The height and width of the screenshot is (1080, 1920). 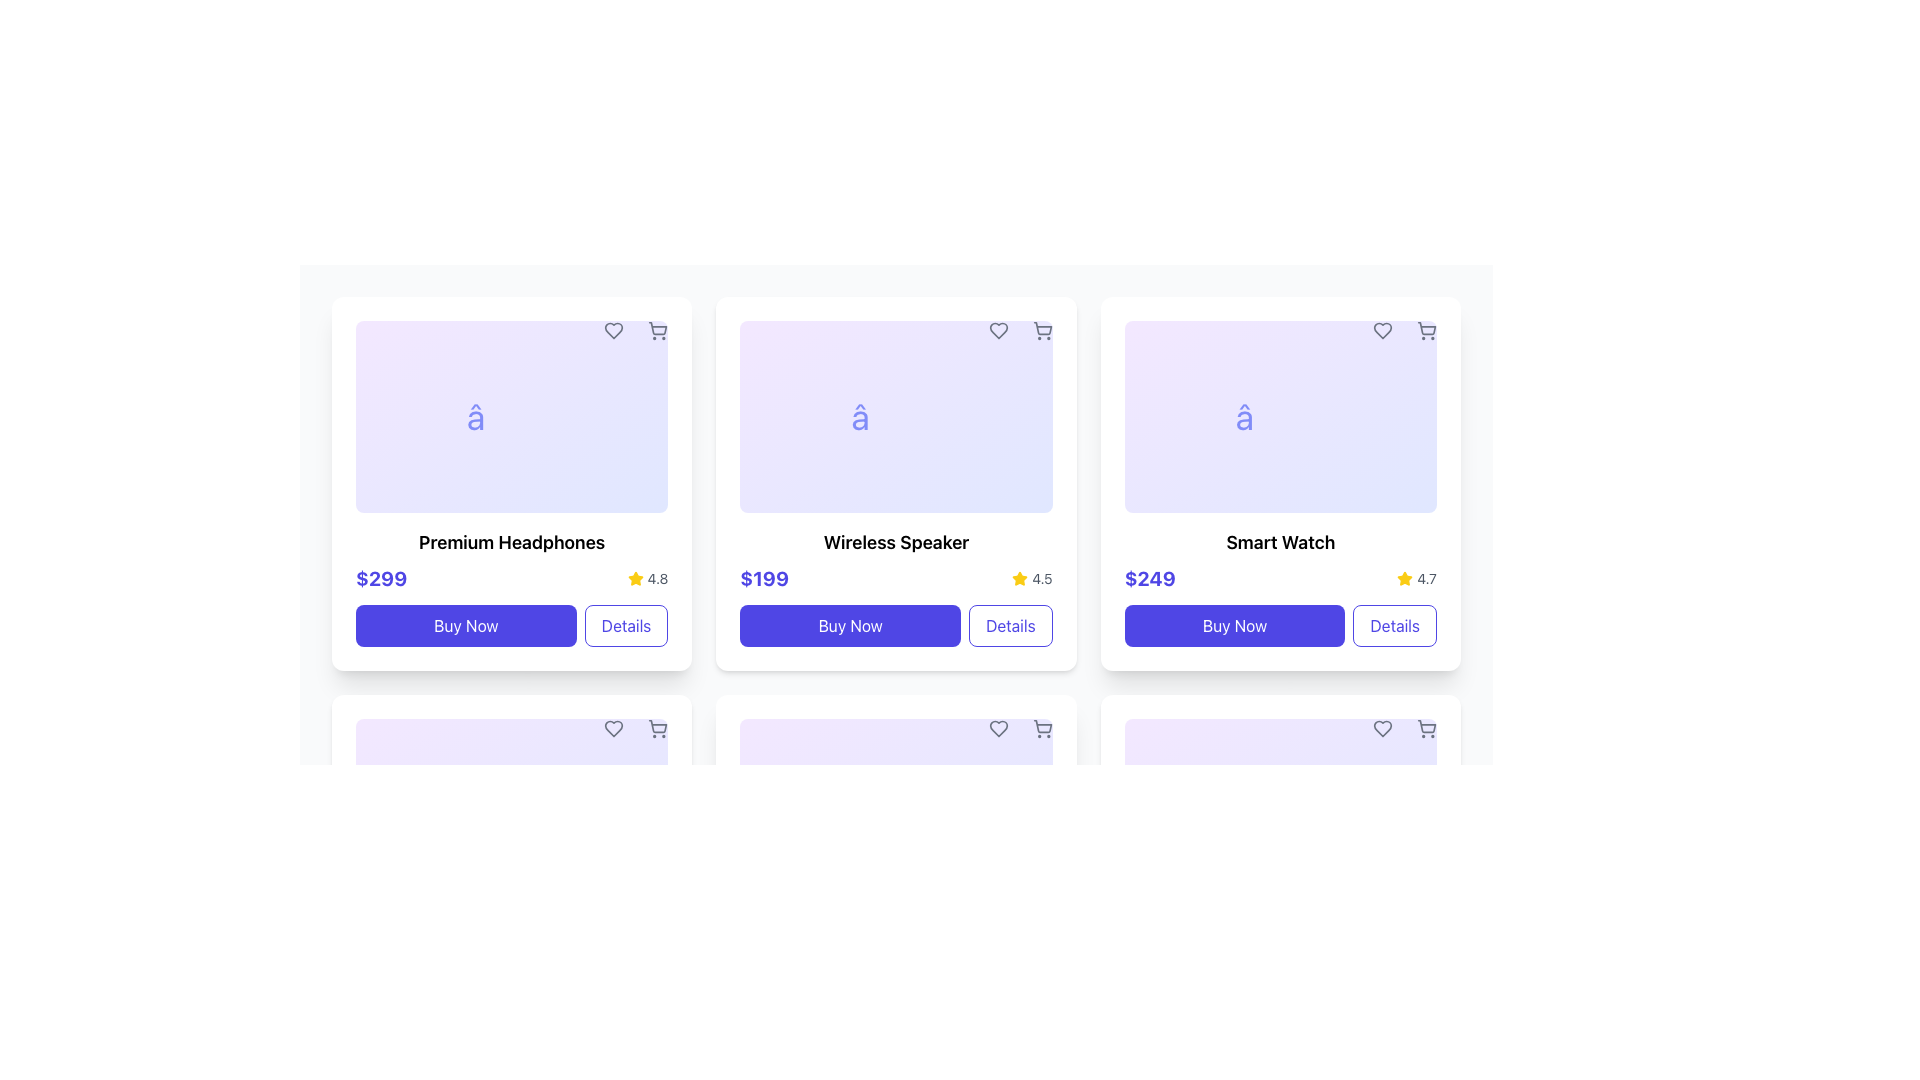 I want to click on the text label displaying '4.7' next to a yellow star icon, so click(x=1416, y=578).